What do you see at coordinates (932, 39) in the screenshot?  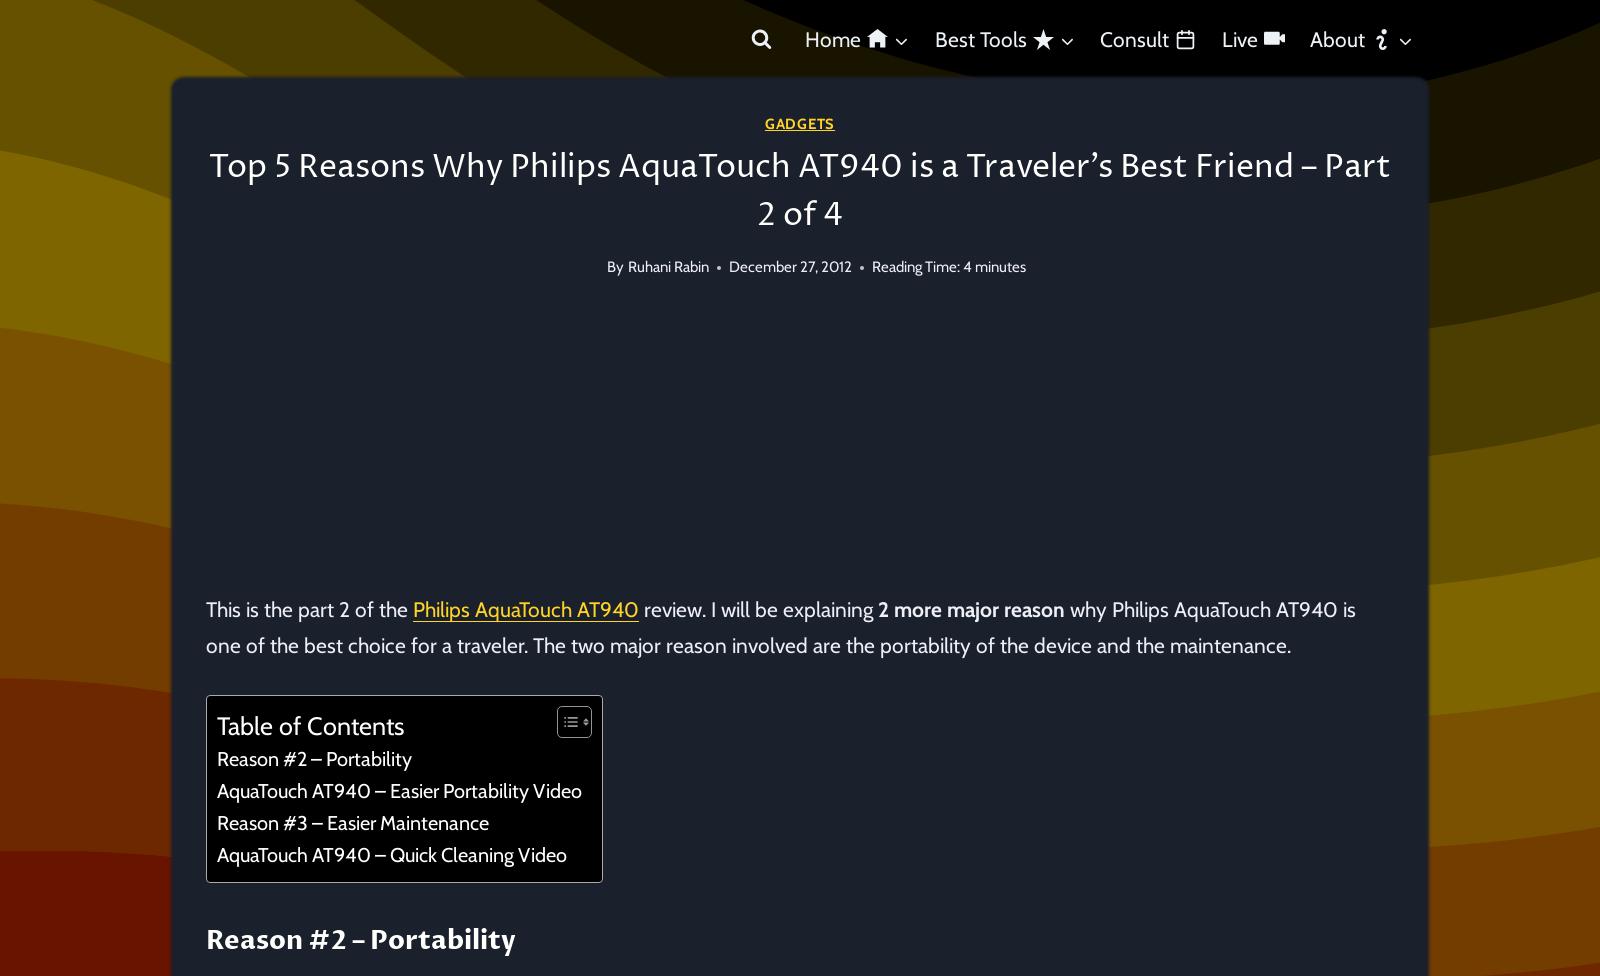 I see `'Best Tools'` at bounding box center [932, 39].